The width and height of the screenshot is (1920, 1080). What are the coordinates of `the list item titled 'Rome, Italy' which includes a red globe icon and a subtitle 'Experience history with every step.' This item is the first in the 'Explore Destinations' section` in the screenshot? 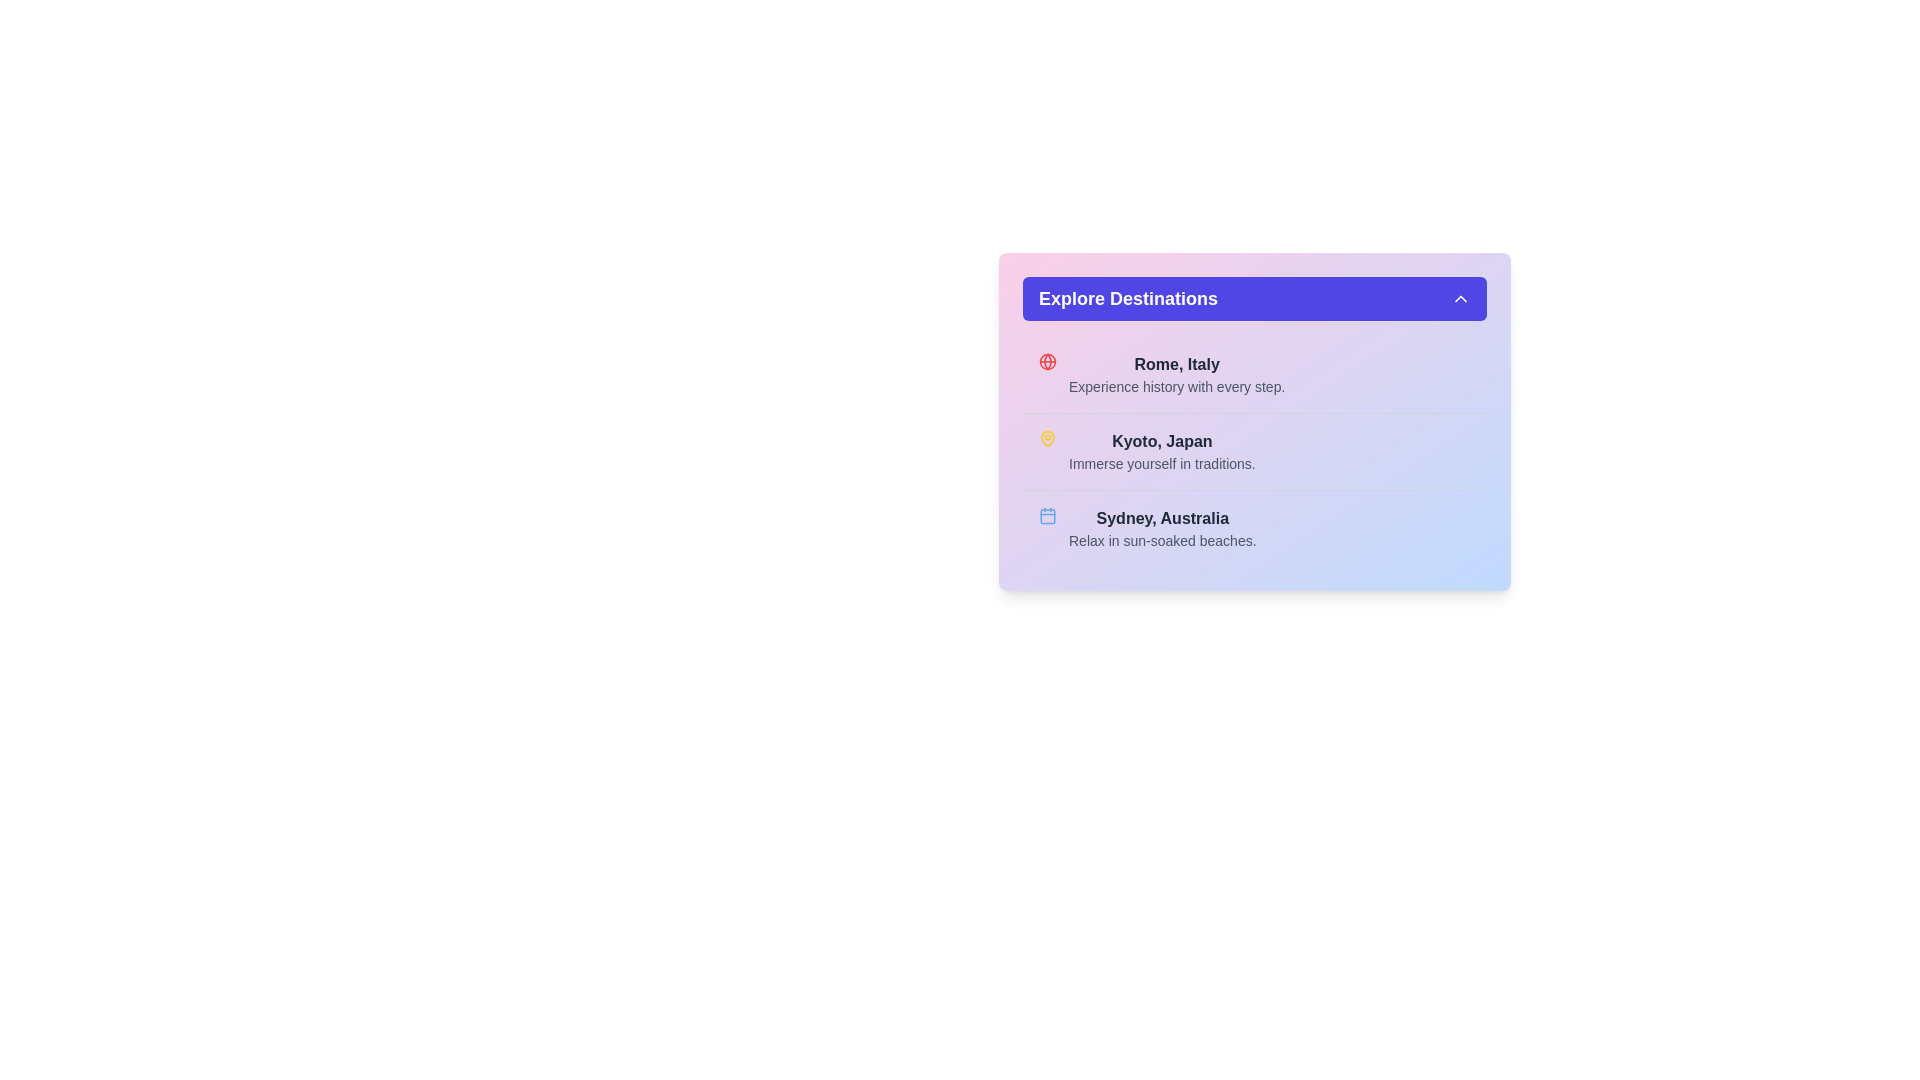 It's located at (1253, 374).